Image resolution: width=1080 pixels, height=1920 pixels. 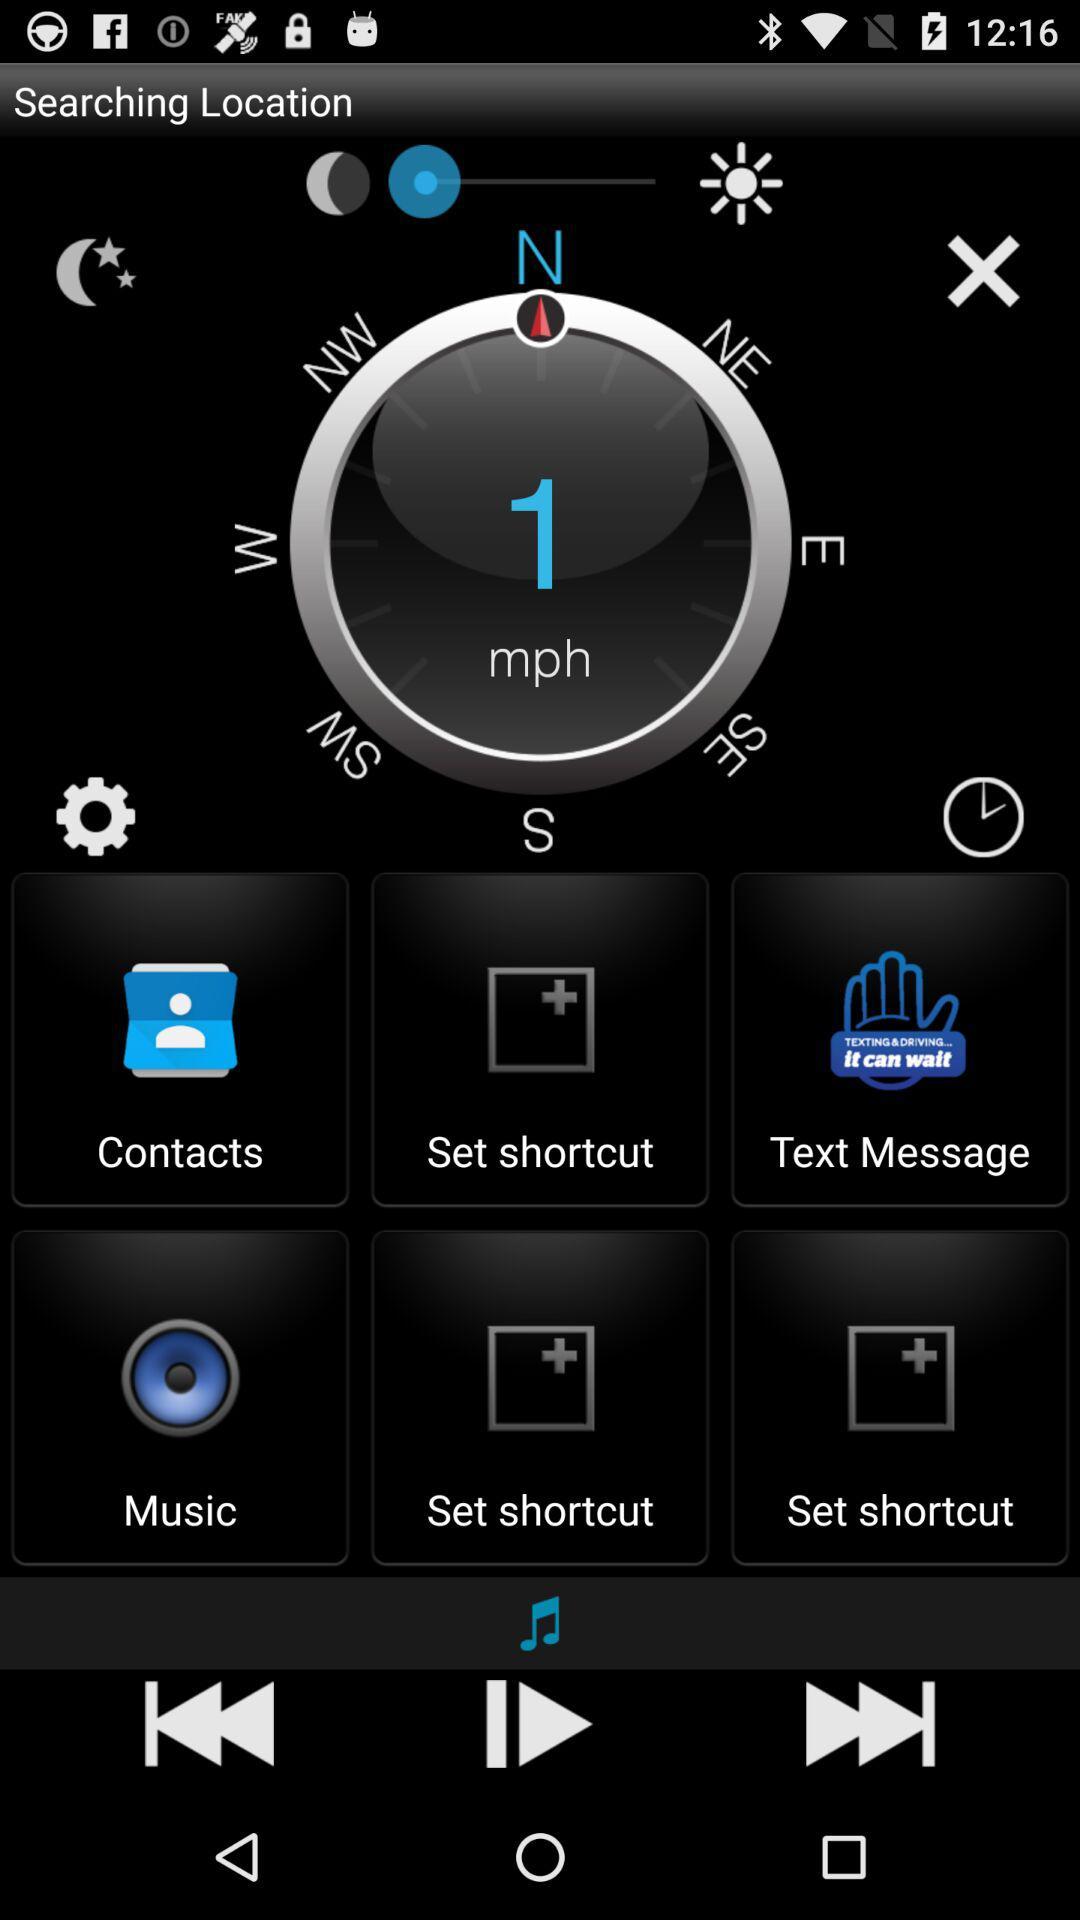 I want to click on the app below searching location, so click(x=741, y=183).